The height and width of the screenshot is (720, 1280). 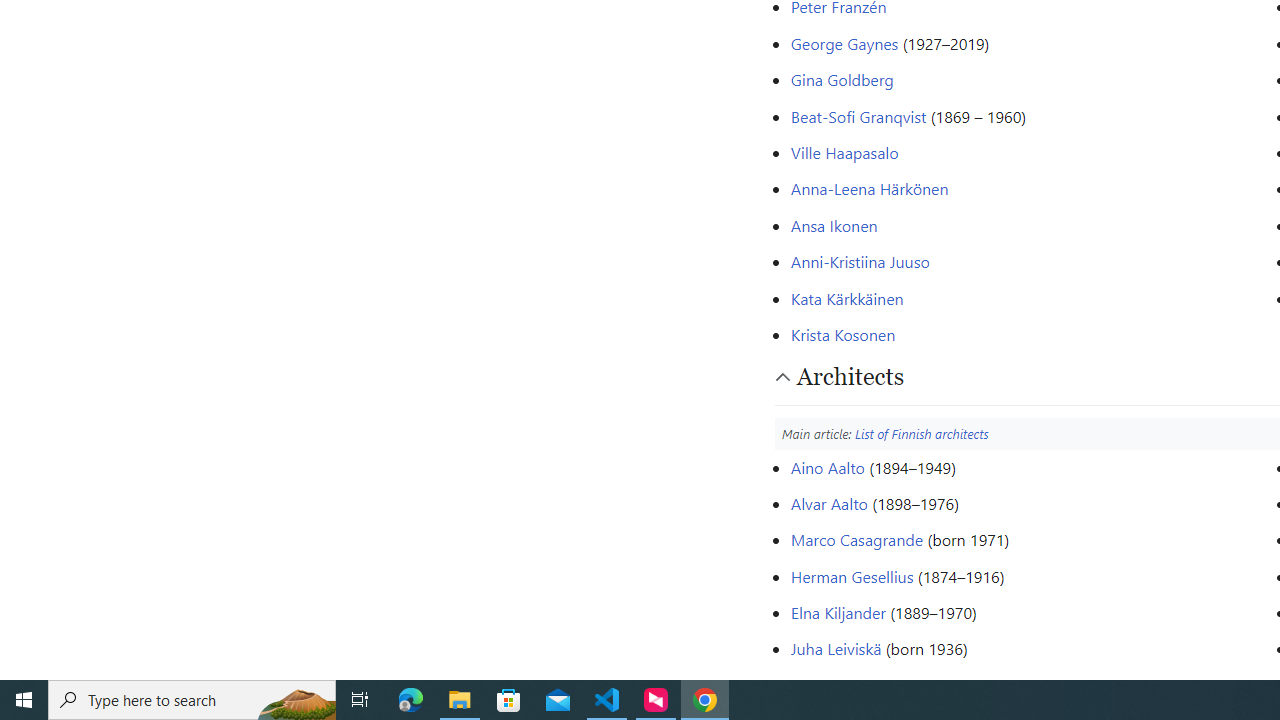 What do you see at coordinates (844, 150) in the screenshot?
I see `'Ville Haapasalo'` at bounding box center [844, 150].